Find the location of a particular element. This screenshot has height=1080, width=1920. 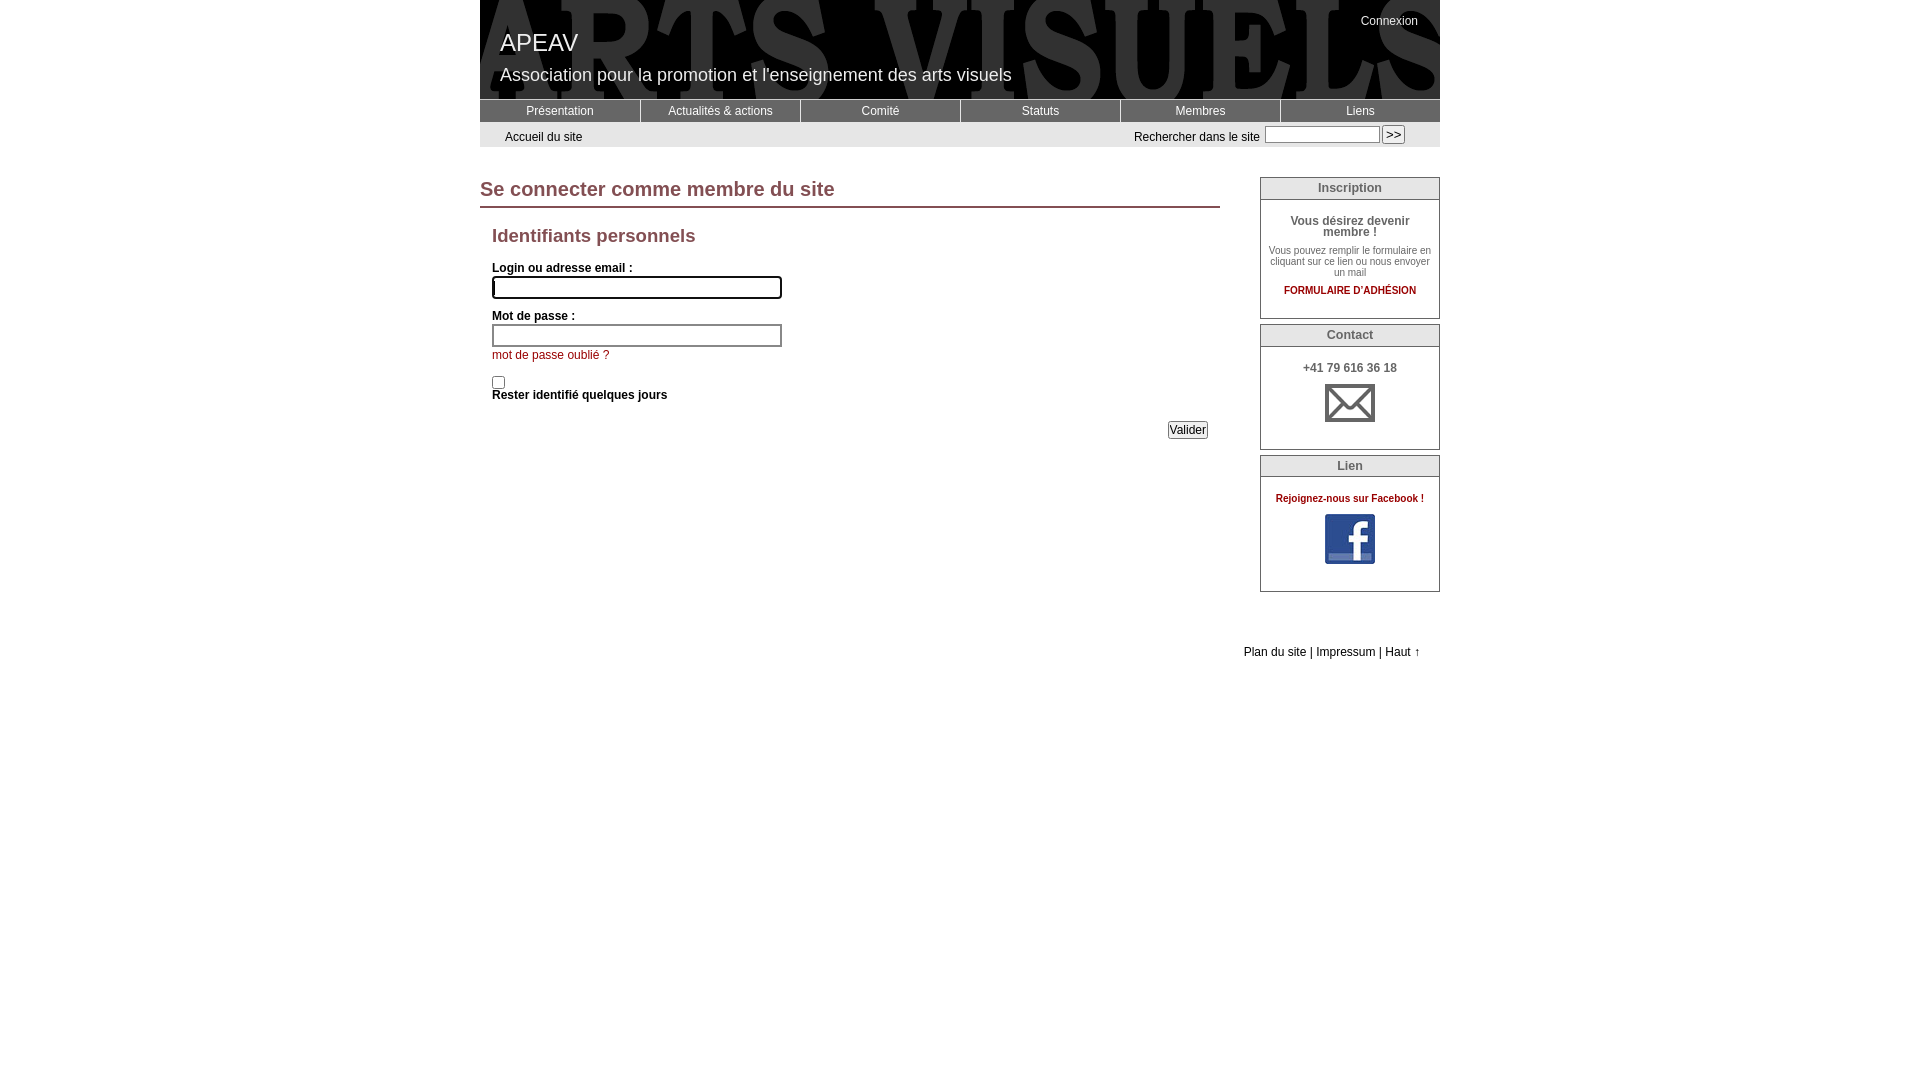

'>>' is located at coordinates (1392, 134).